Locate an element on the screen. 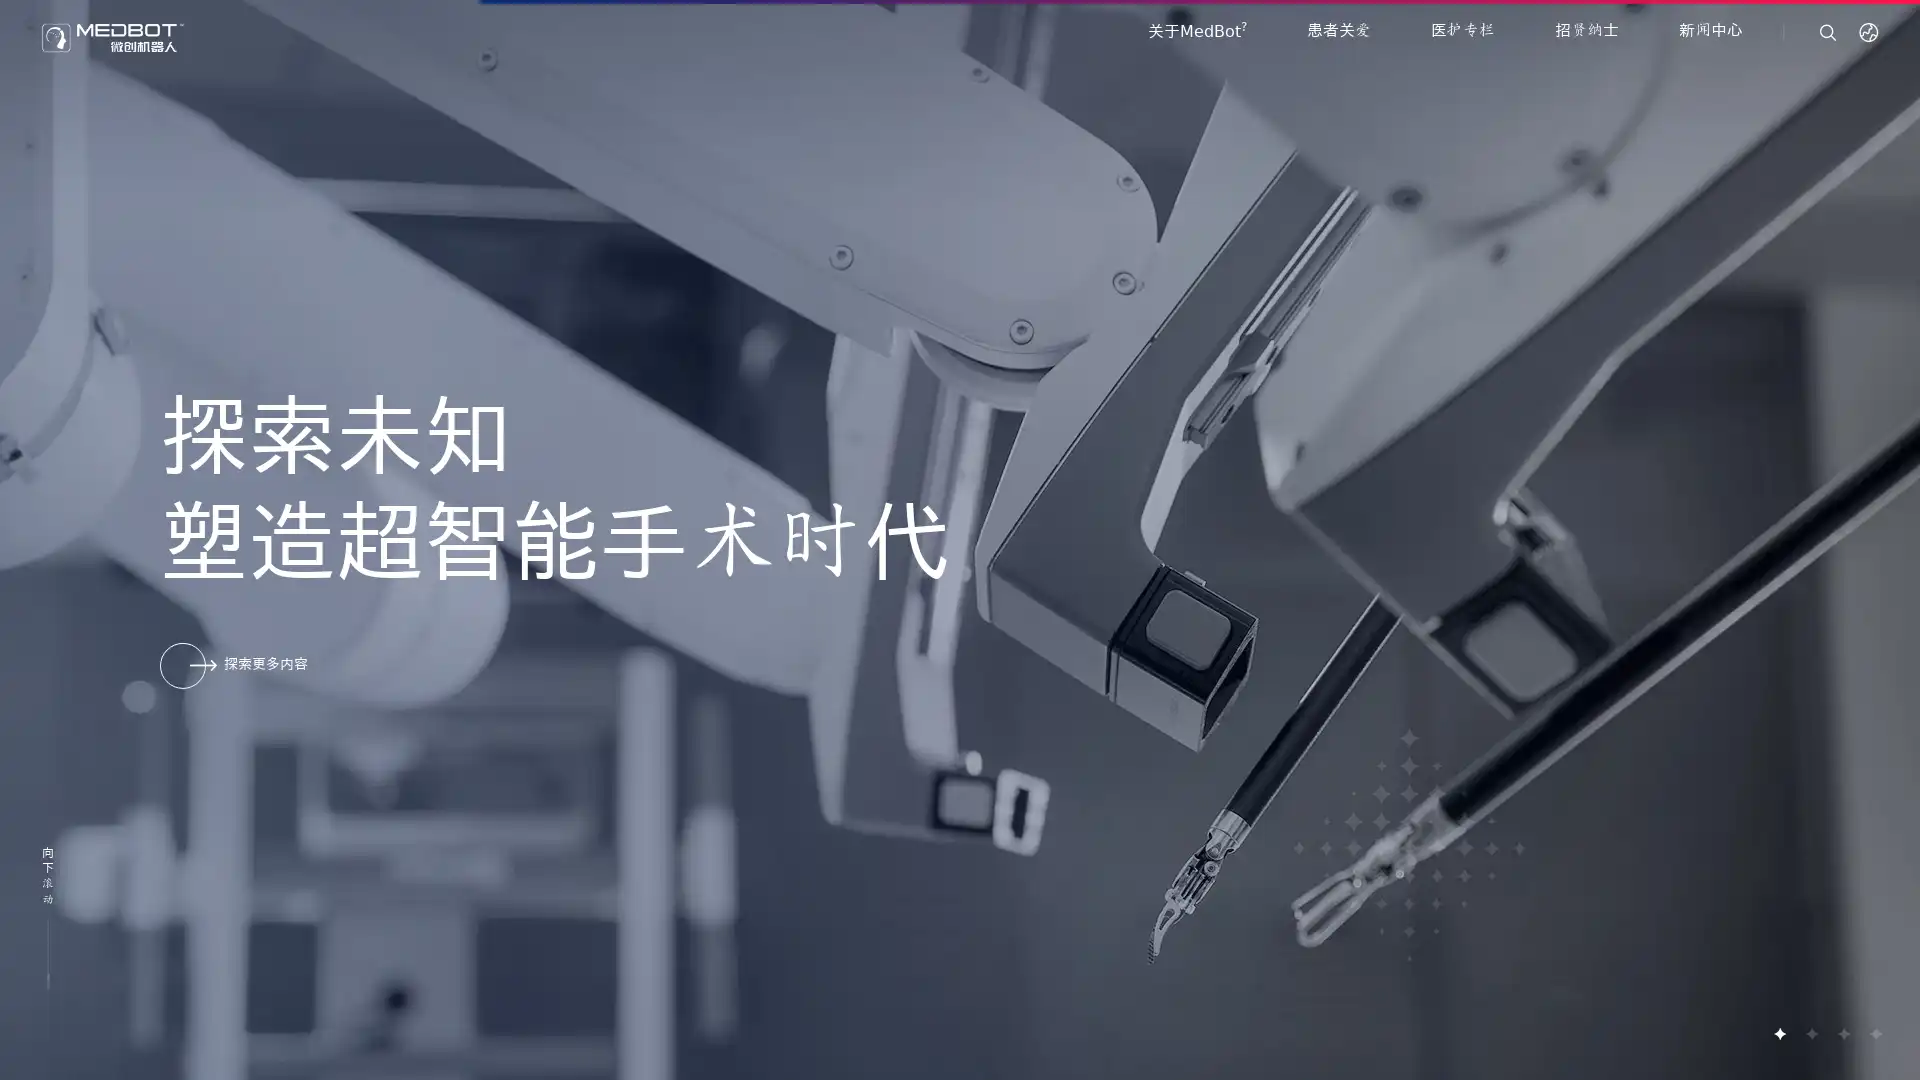 The width and height of the screenshot is (1920, 1080). Go to slide 4 is located at coordinates (1874, 1033).